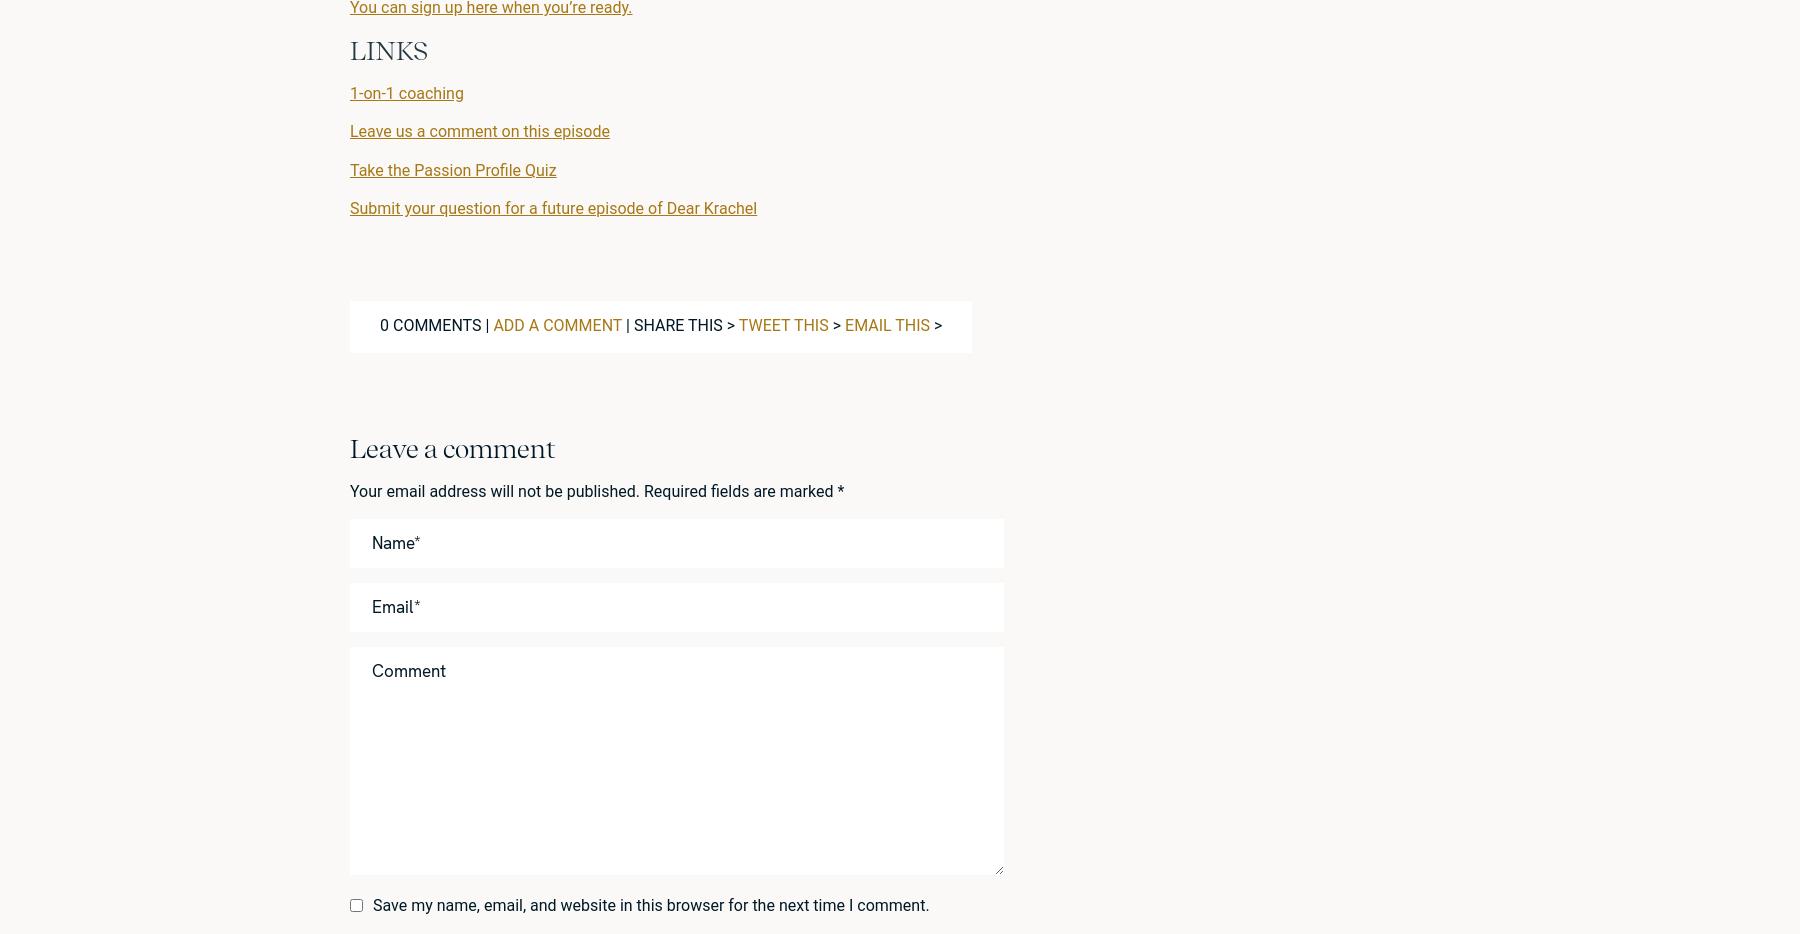  What do you see at coordinates (622, 324) in the screenshot?
I see `'| Share this		>'` at bounding box center [622, 324].